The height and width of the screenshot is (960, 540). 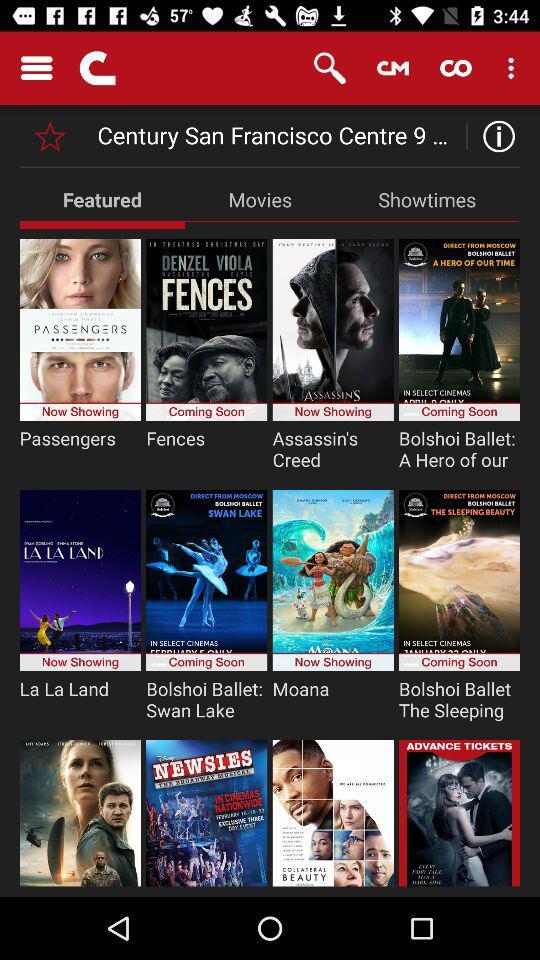 What do you see at coordinates (329, 68) in the screenshot?
I see `the item above century san francisco` at bounding box center [329, 68].